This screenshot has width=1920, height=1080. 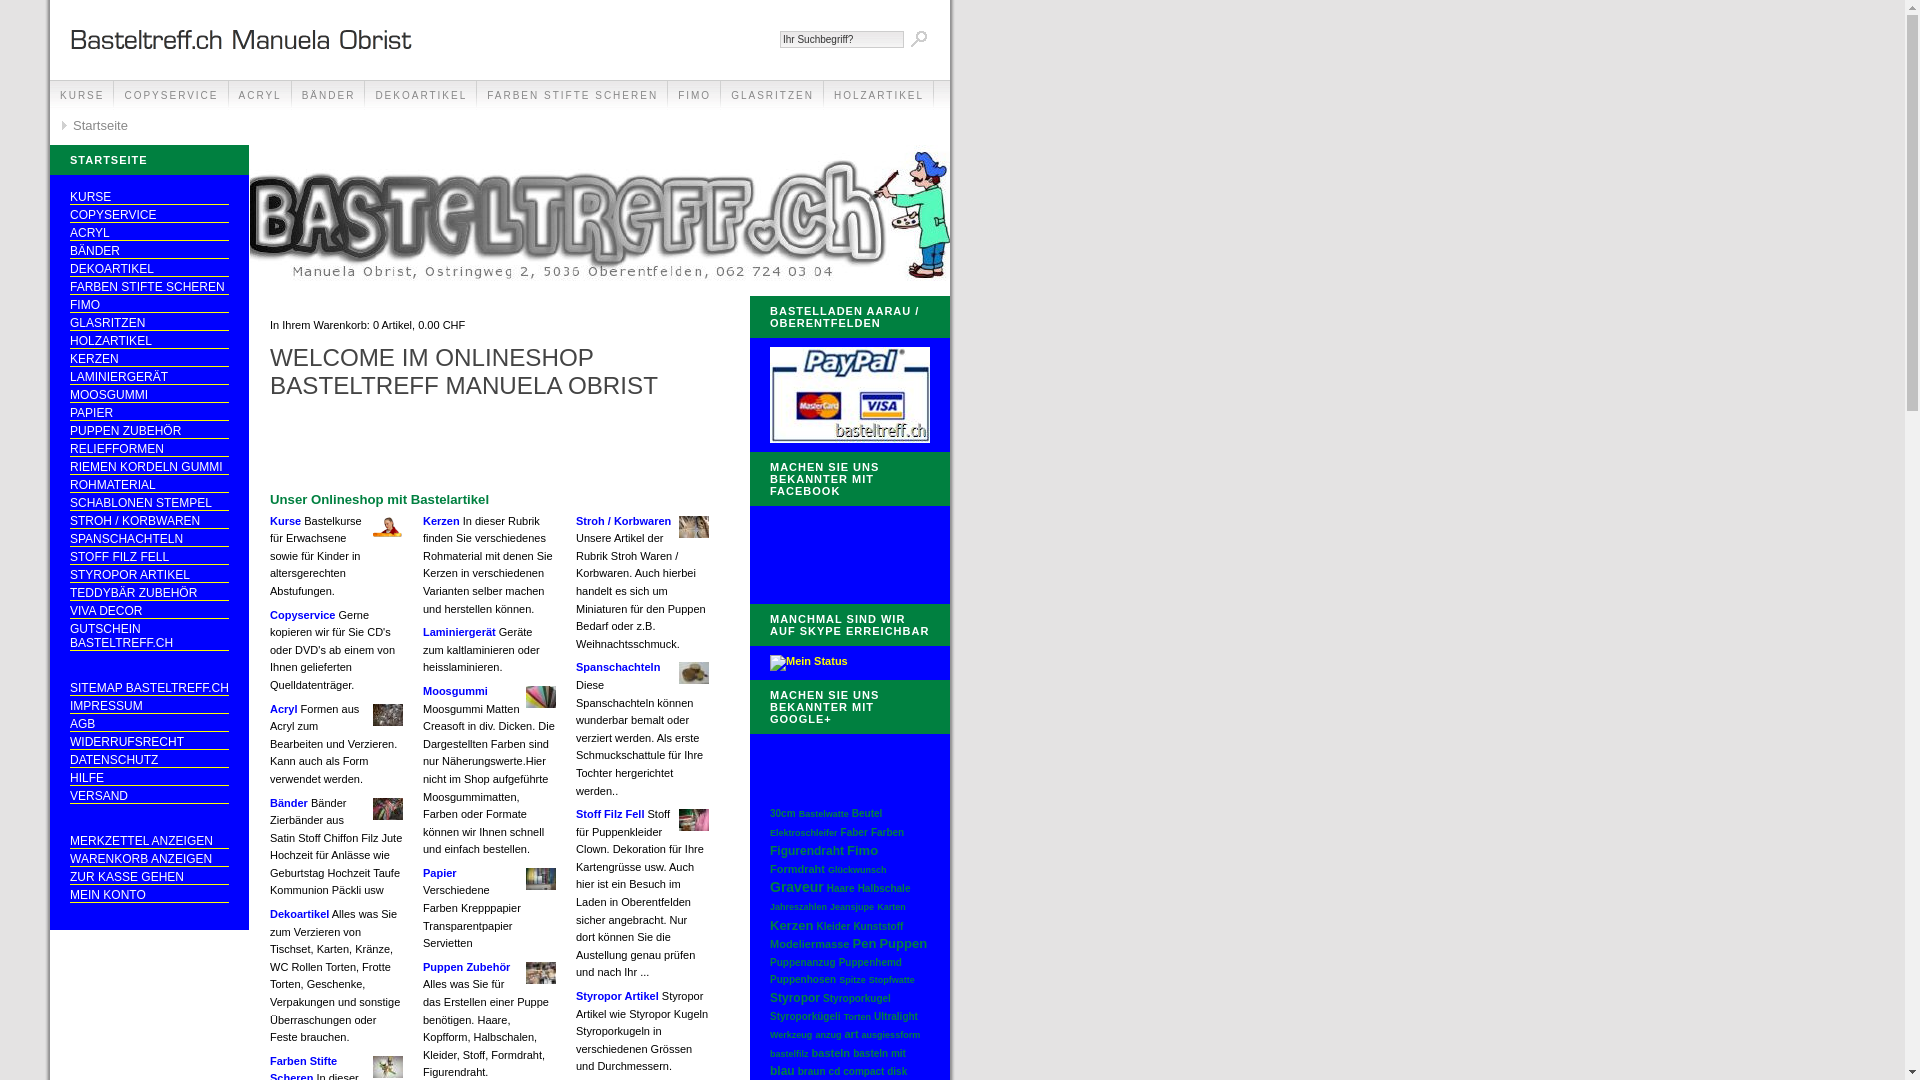 I want to click on 'STOFF FILZ FELL', so click(x=70, y=557).